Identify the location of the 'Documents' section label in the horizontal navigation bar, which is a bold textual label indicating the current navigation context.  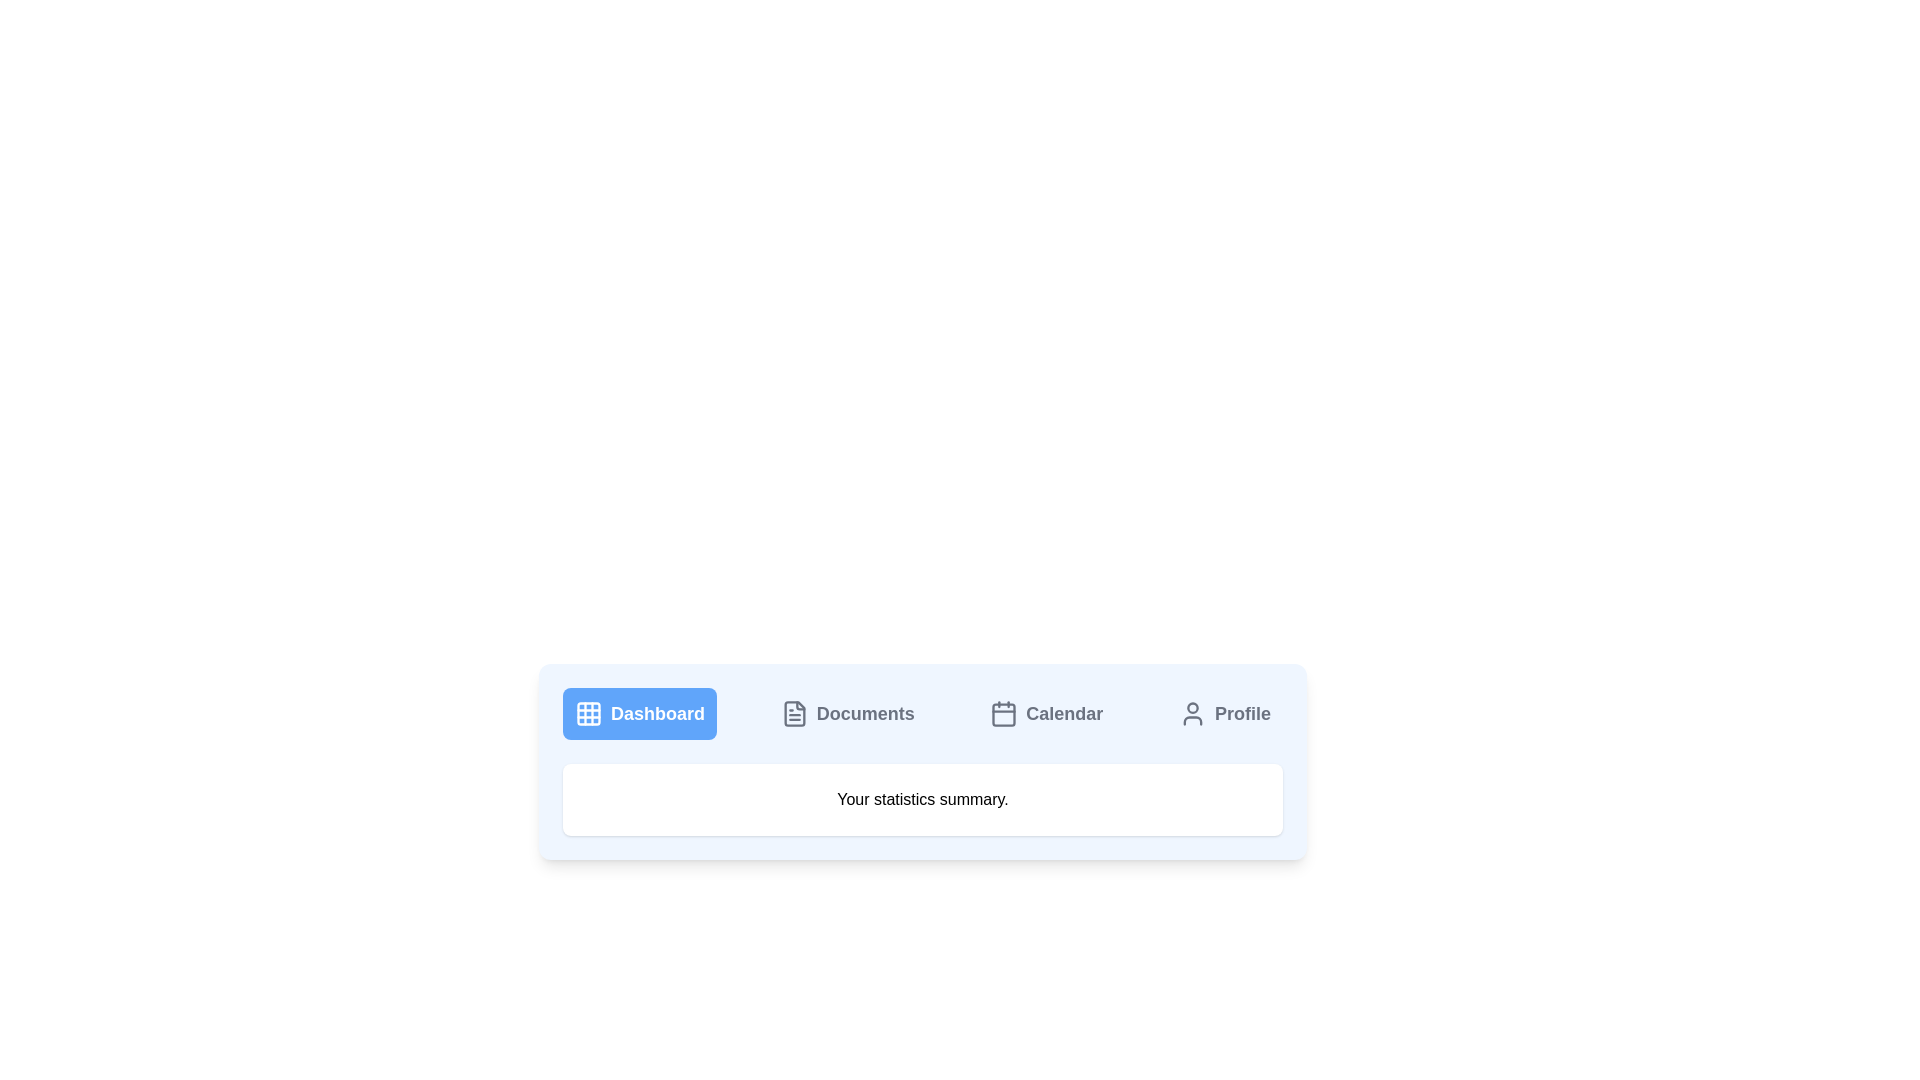
(865, 712).